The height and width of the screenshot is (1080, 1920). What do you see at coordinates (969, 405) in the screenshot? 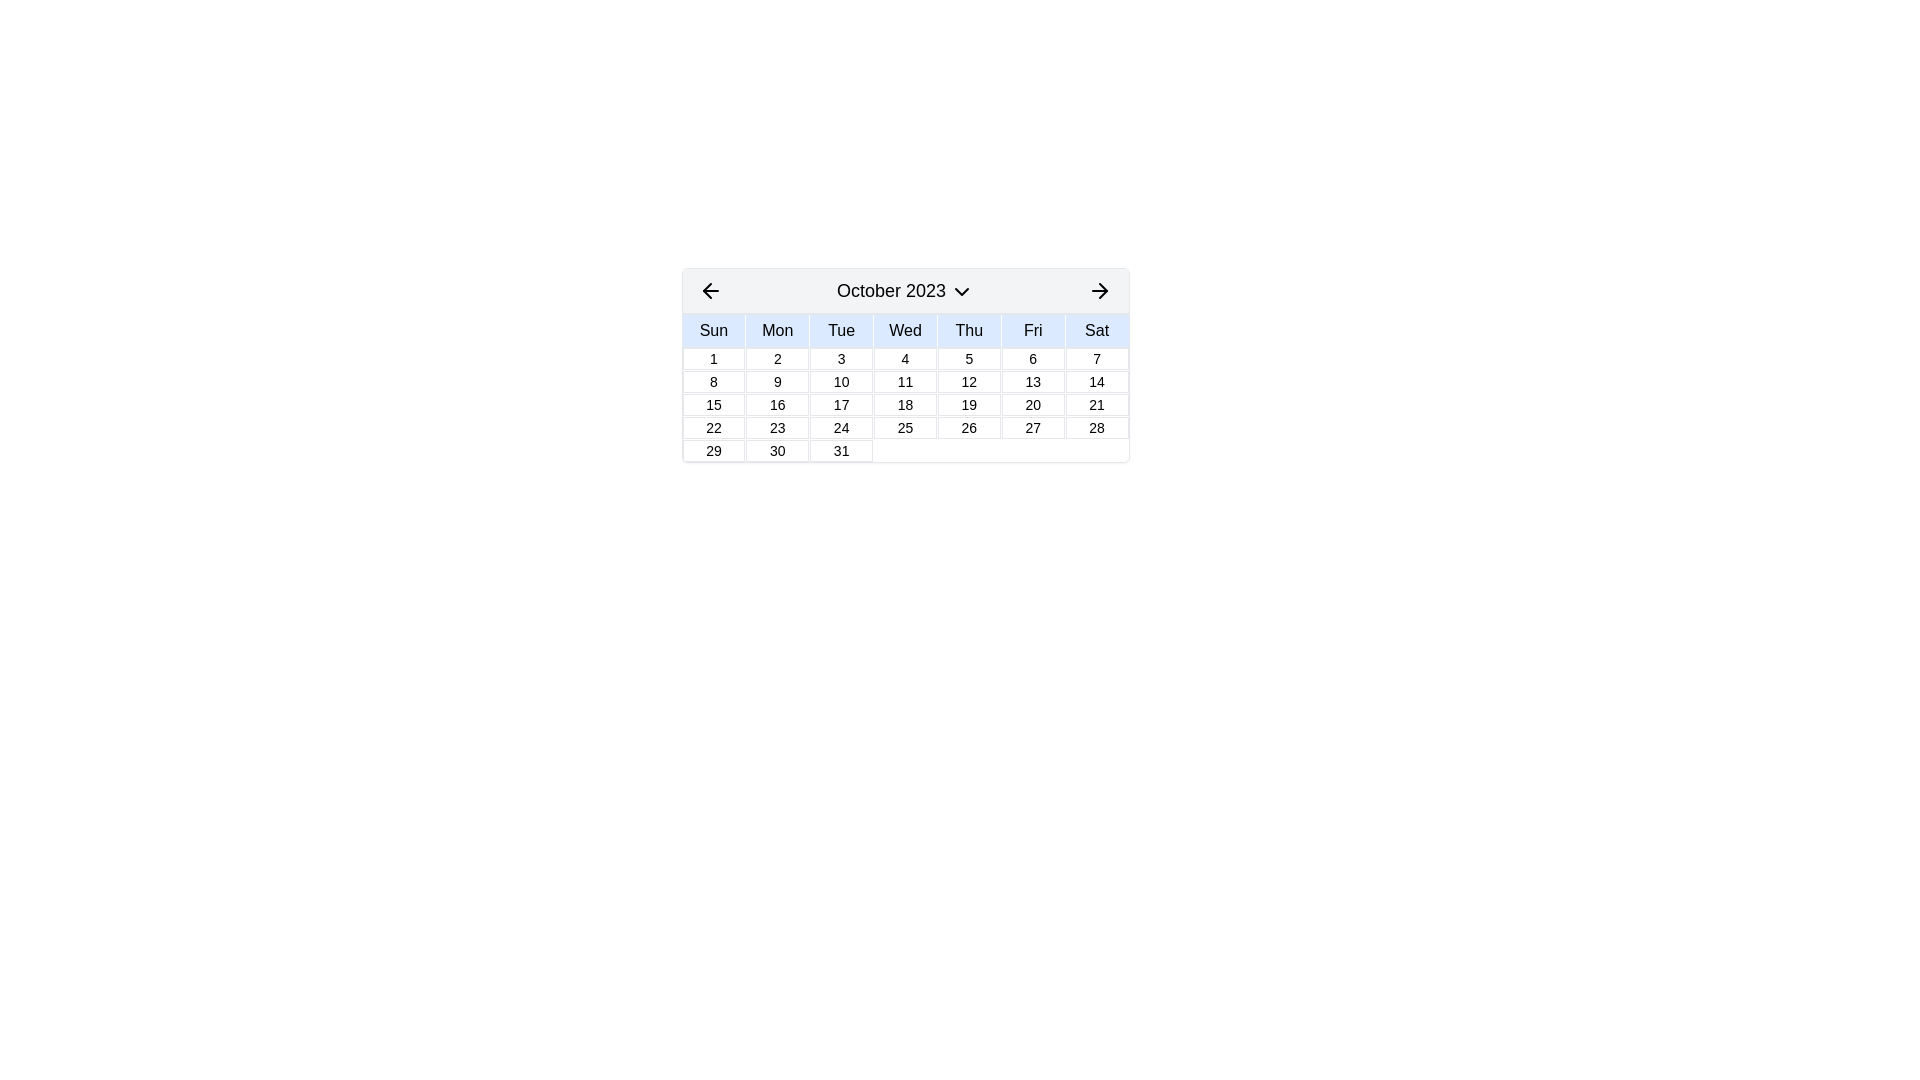
I see `the static text label representing the calendar date October 19, which is located in the calendar view for October 2023, corresponding to the week starting October 15 and the column labeled 'Thu'` at bounding box center [969, 405].